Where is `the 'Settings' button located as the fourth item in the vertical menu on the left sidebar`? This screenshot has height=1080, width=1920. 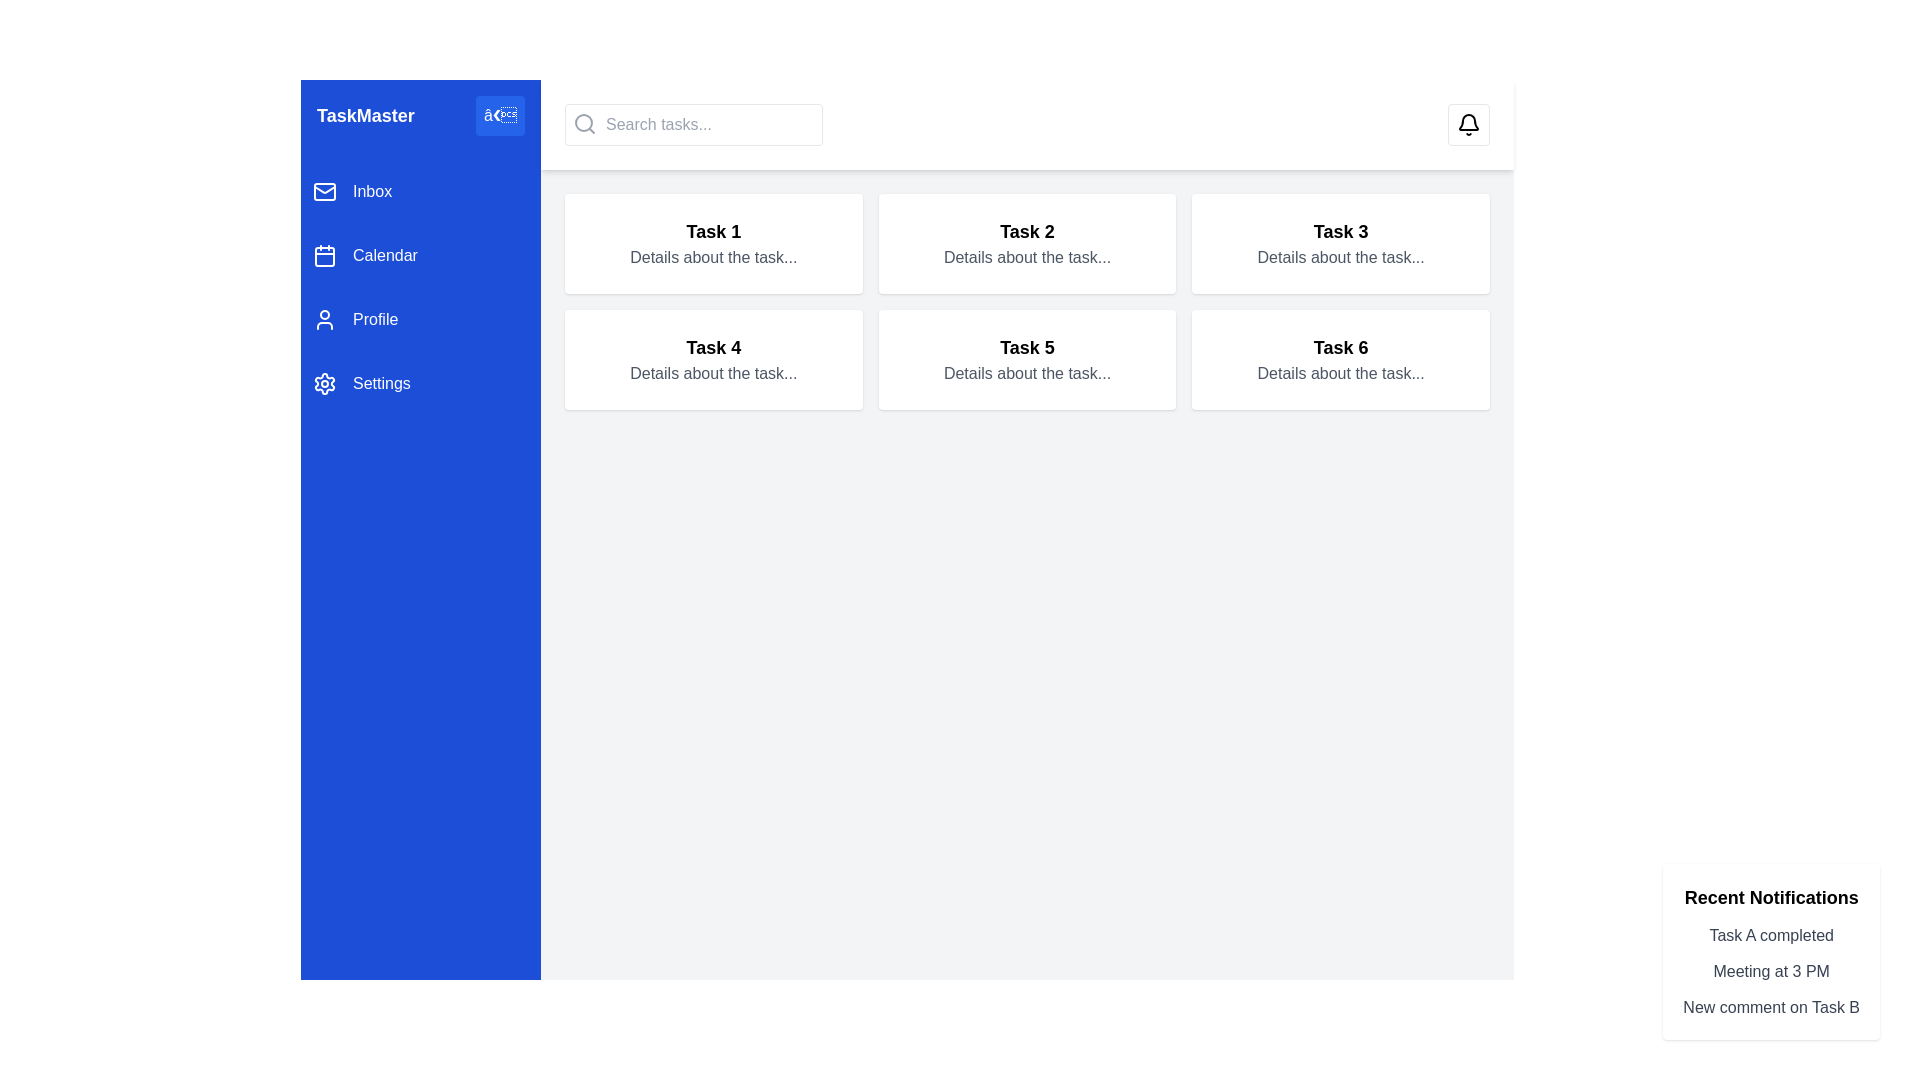 the 'Settings' button located as the fourth item in the vertical menu on the left sidebar is located at coordinates (420, 384).